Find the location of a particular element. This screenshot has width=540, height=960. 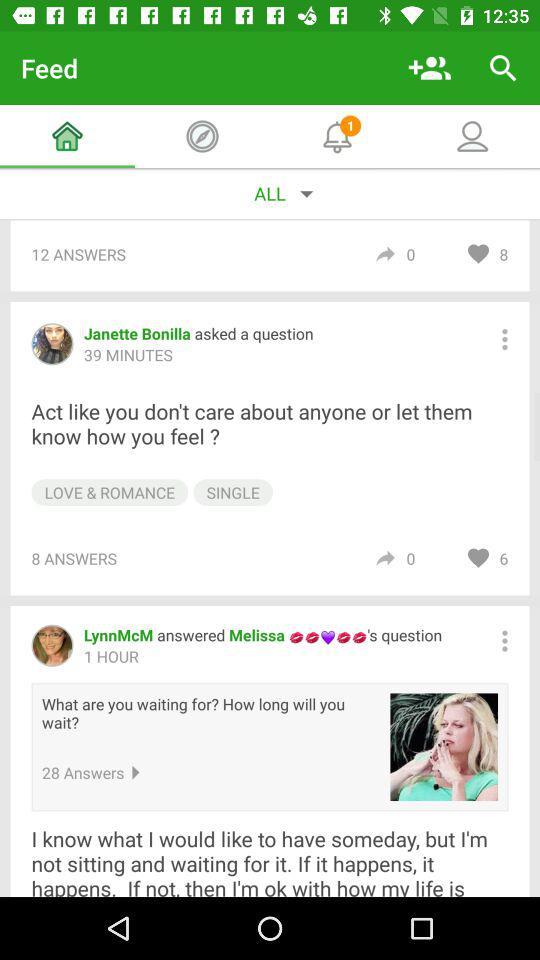

comment options is located at coordinates (503, 339).